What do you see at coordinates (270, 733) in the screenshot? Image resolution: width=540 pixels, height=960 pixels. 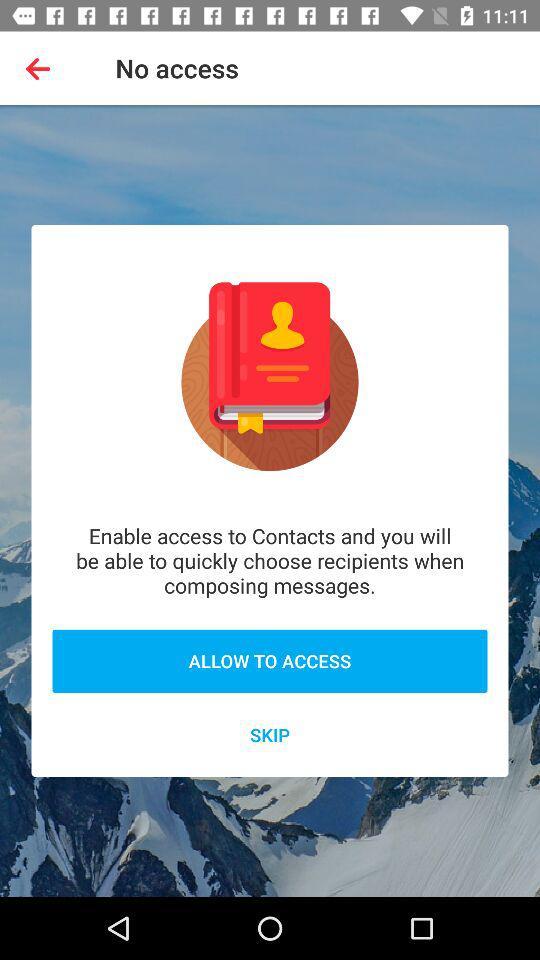 I see `the skip icon` at bounding box center [270, 733].